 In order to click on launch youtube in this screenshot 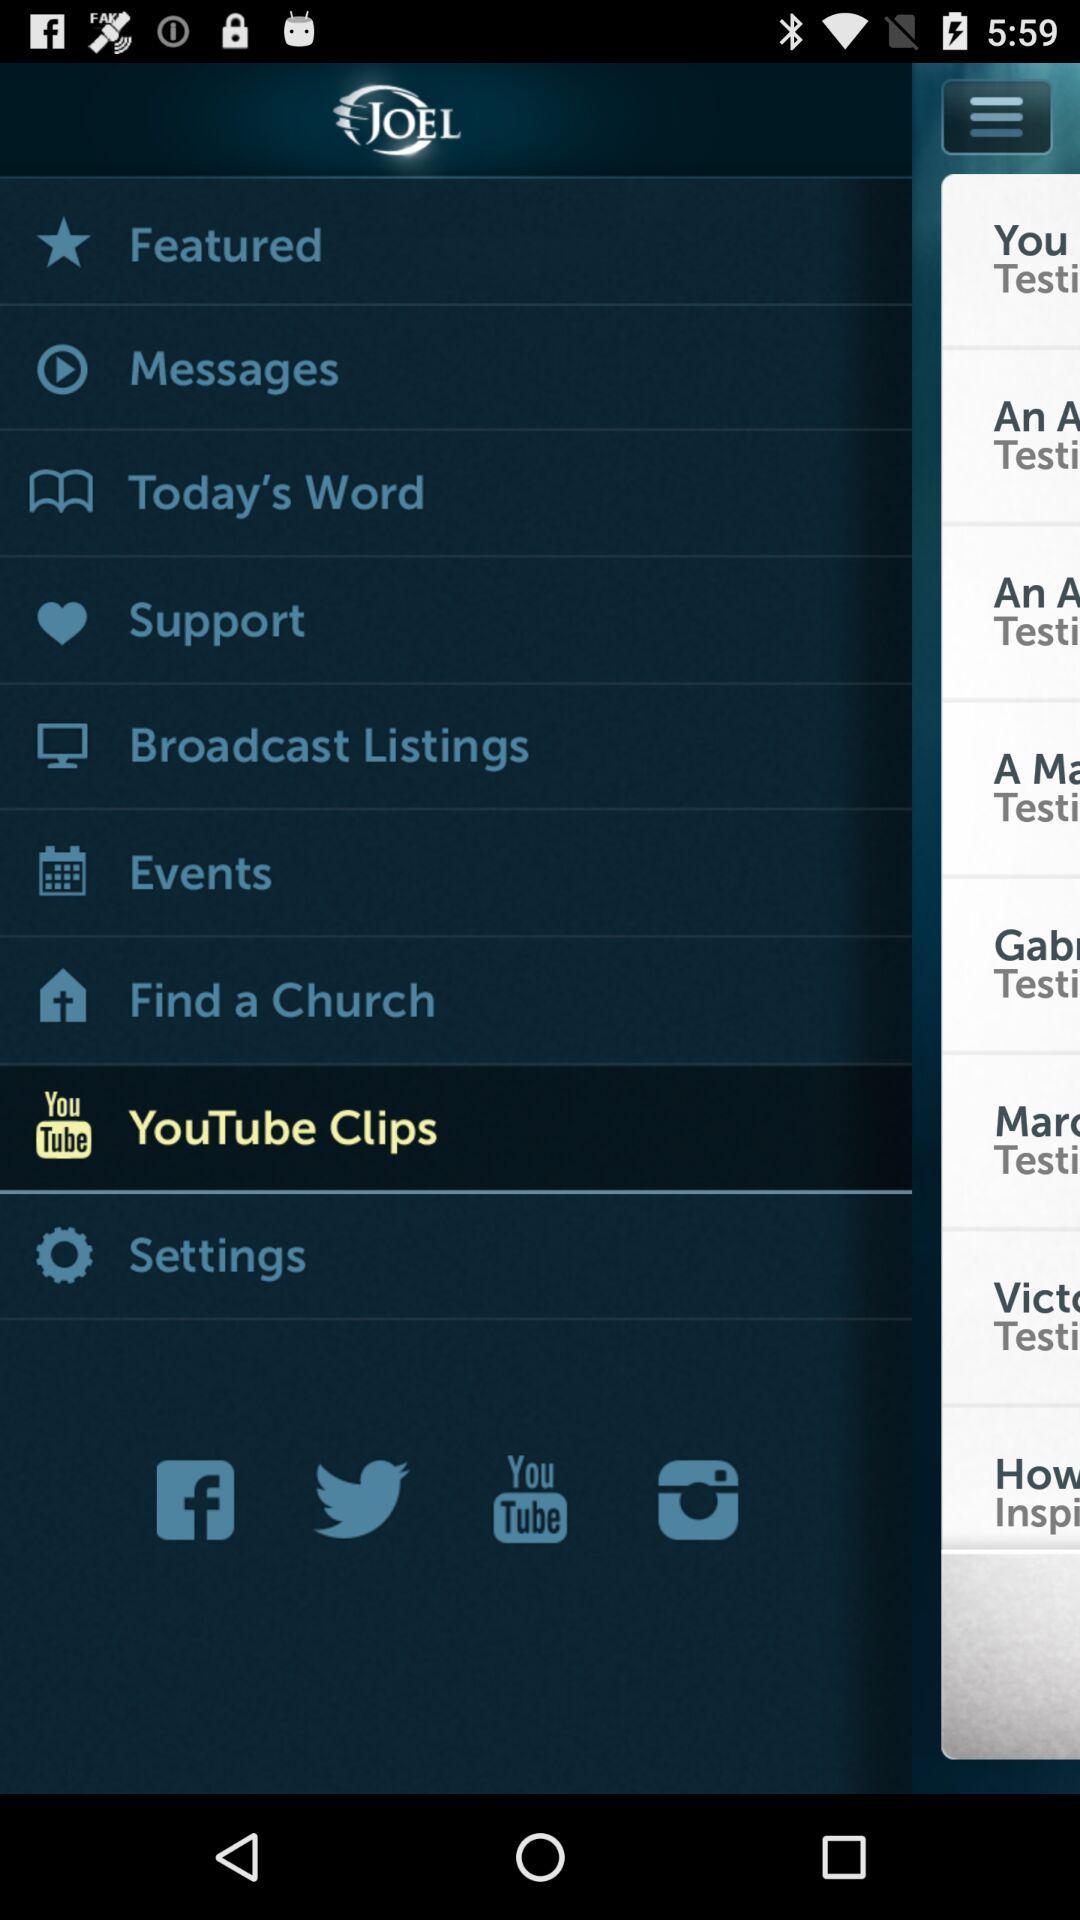, I will do `click(529, 1499)`.